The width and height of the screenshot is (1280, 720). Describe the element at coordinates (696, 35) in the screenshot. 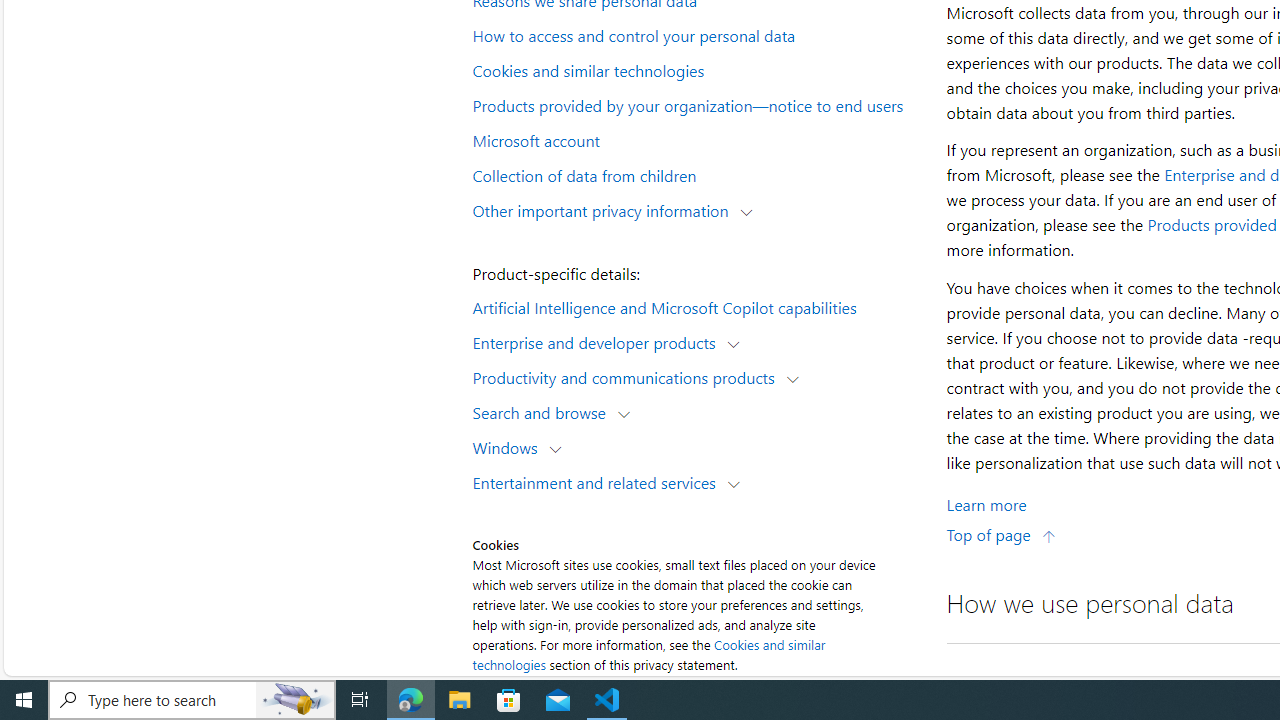

I see `'How to access and control your personal data'` at that location.